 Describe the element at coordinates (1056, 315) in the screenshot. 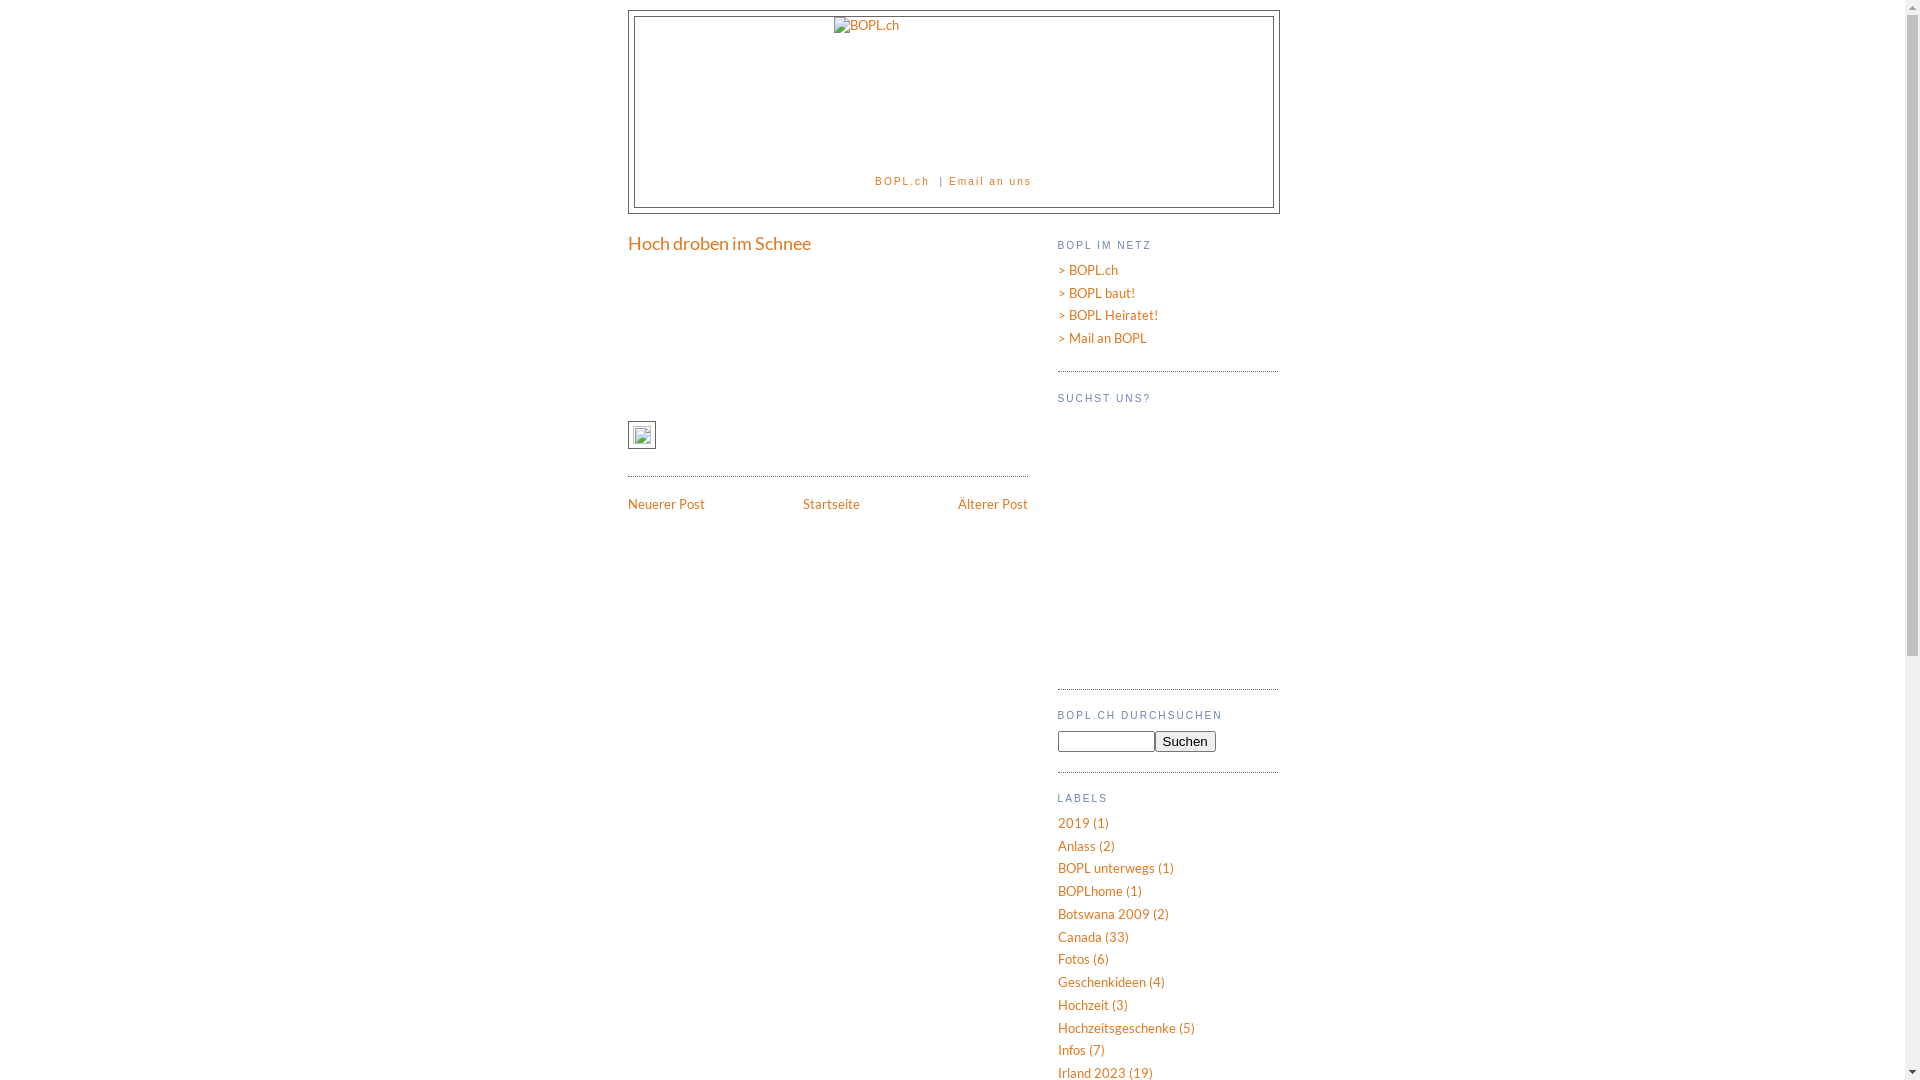

I see `'> BOPL Heiratet!'` at that location.